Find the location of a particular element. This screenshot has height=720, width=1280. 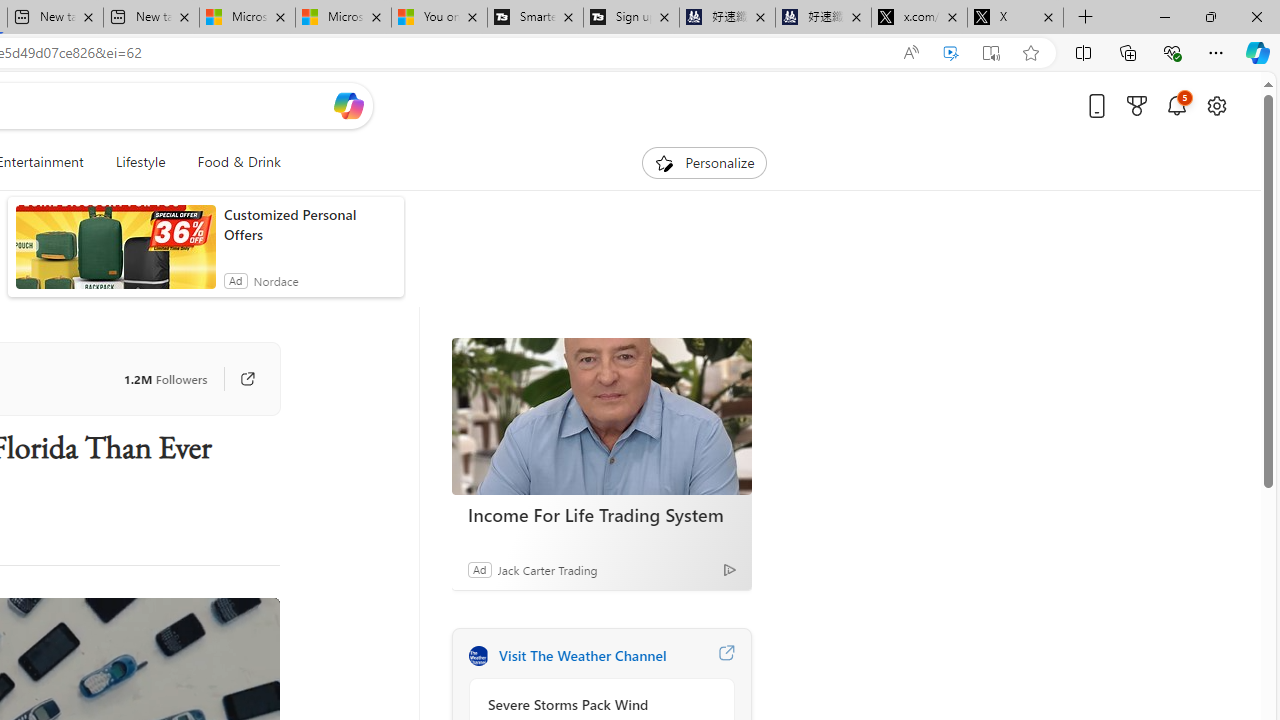

'anim-content' is located at coordinates (114, 254).